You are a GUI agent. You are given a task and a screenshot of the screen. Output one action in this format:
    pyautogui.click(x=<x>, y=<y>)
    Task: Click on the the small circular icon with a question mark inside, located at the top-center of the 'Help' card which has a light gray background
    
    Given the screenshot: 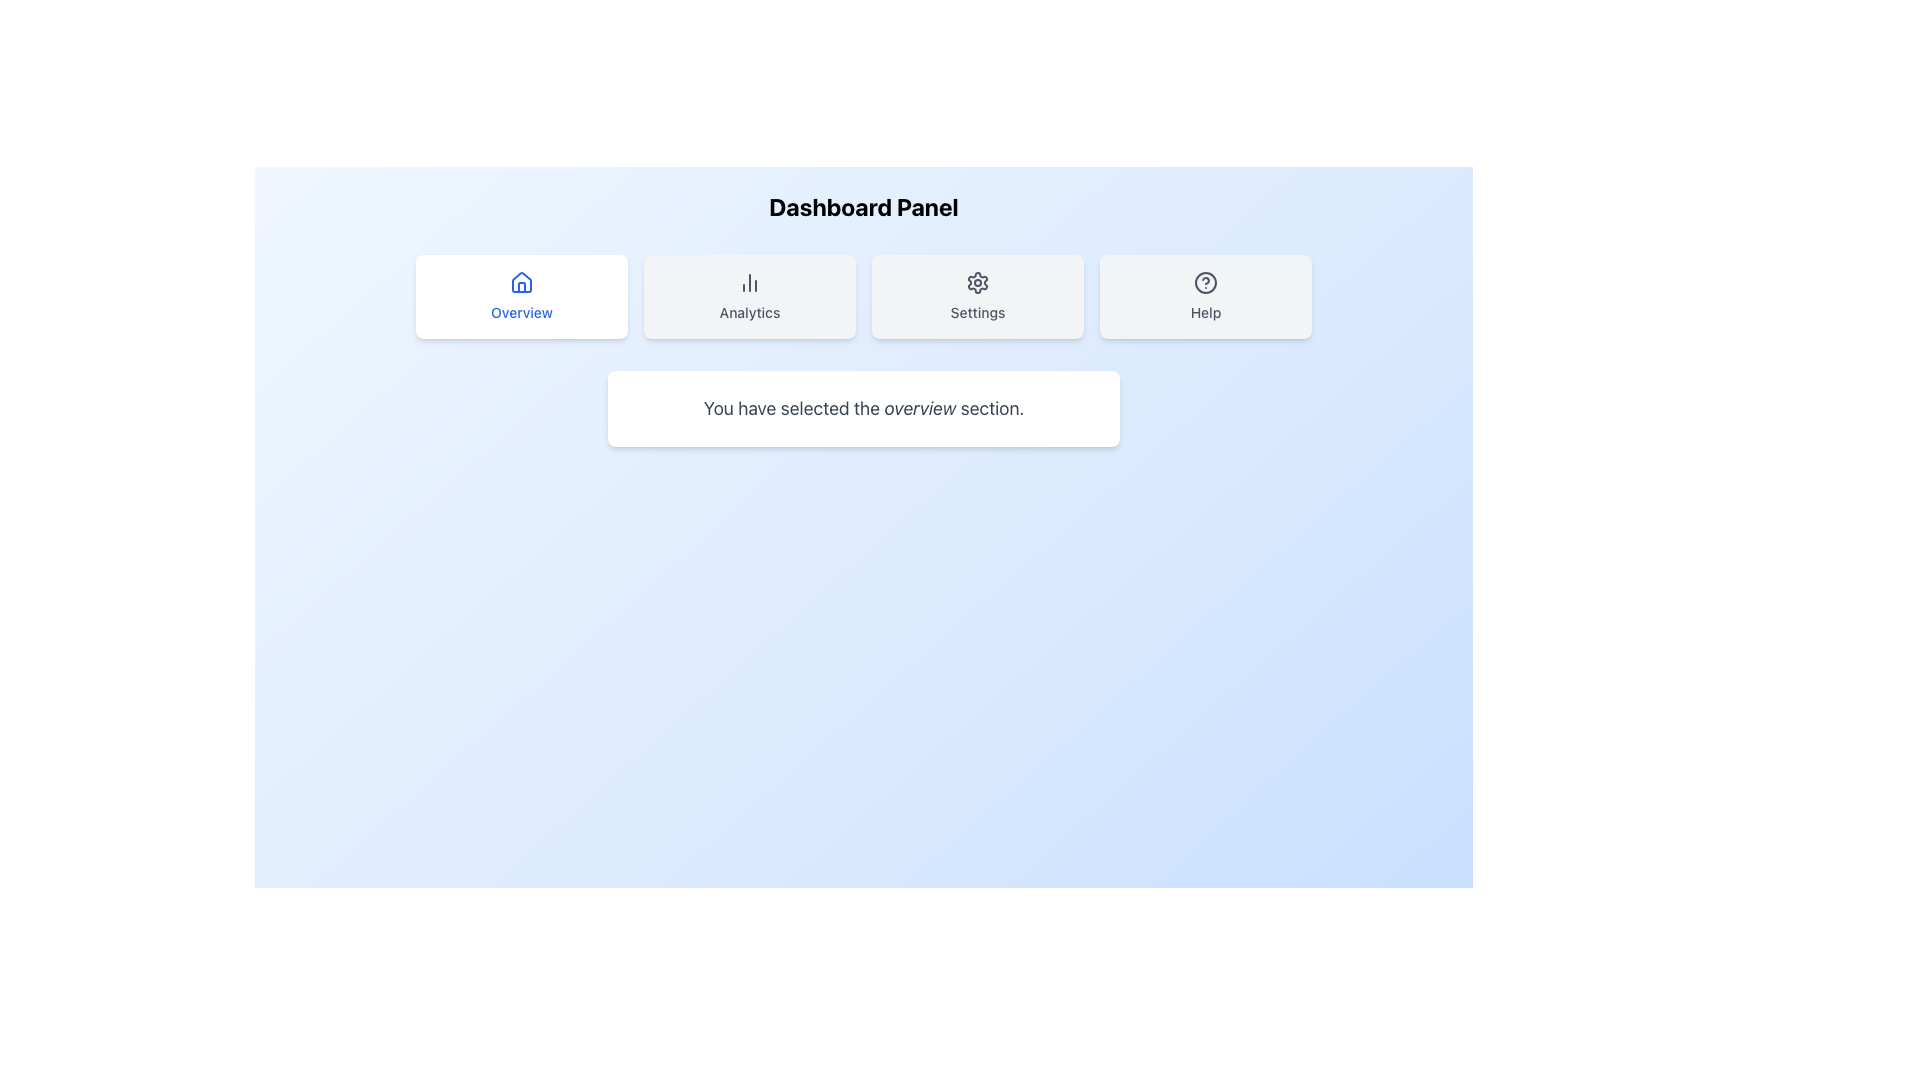 What is the action you would take?
    pyautogui.click(x=1204, y=282)
    